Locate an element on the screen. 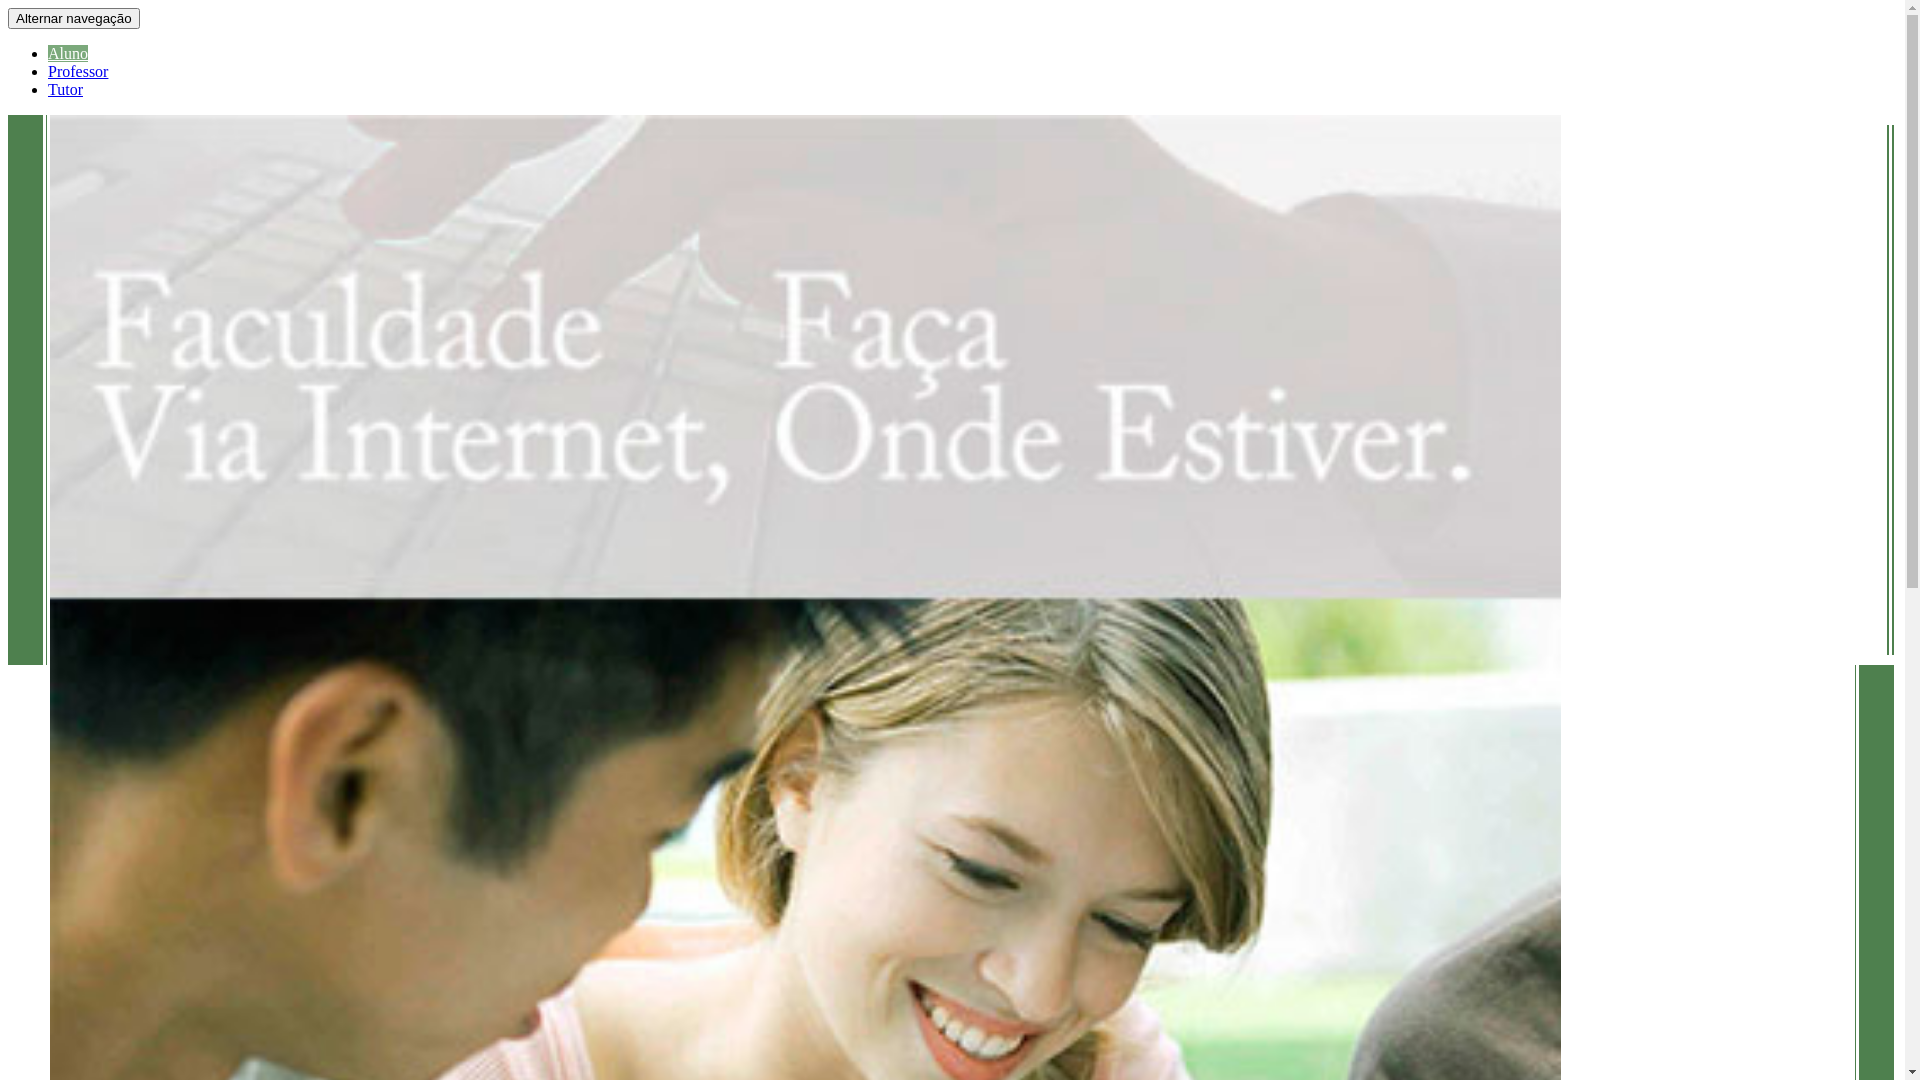 This screenshot has height=1080, width=1920. 'Professor' is located at coordinates (48, 70).